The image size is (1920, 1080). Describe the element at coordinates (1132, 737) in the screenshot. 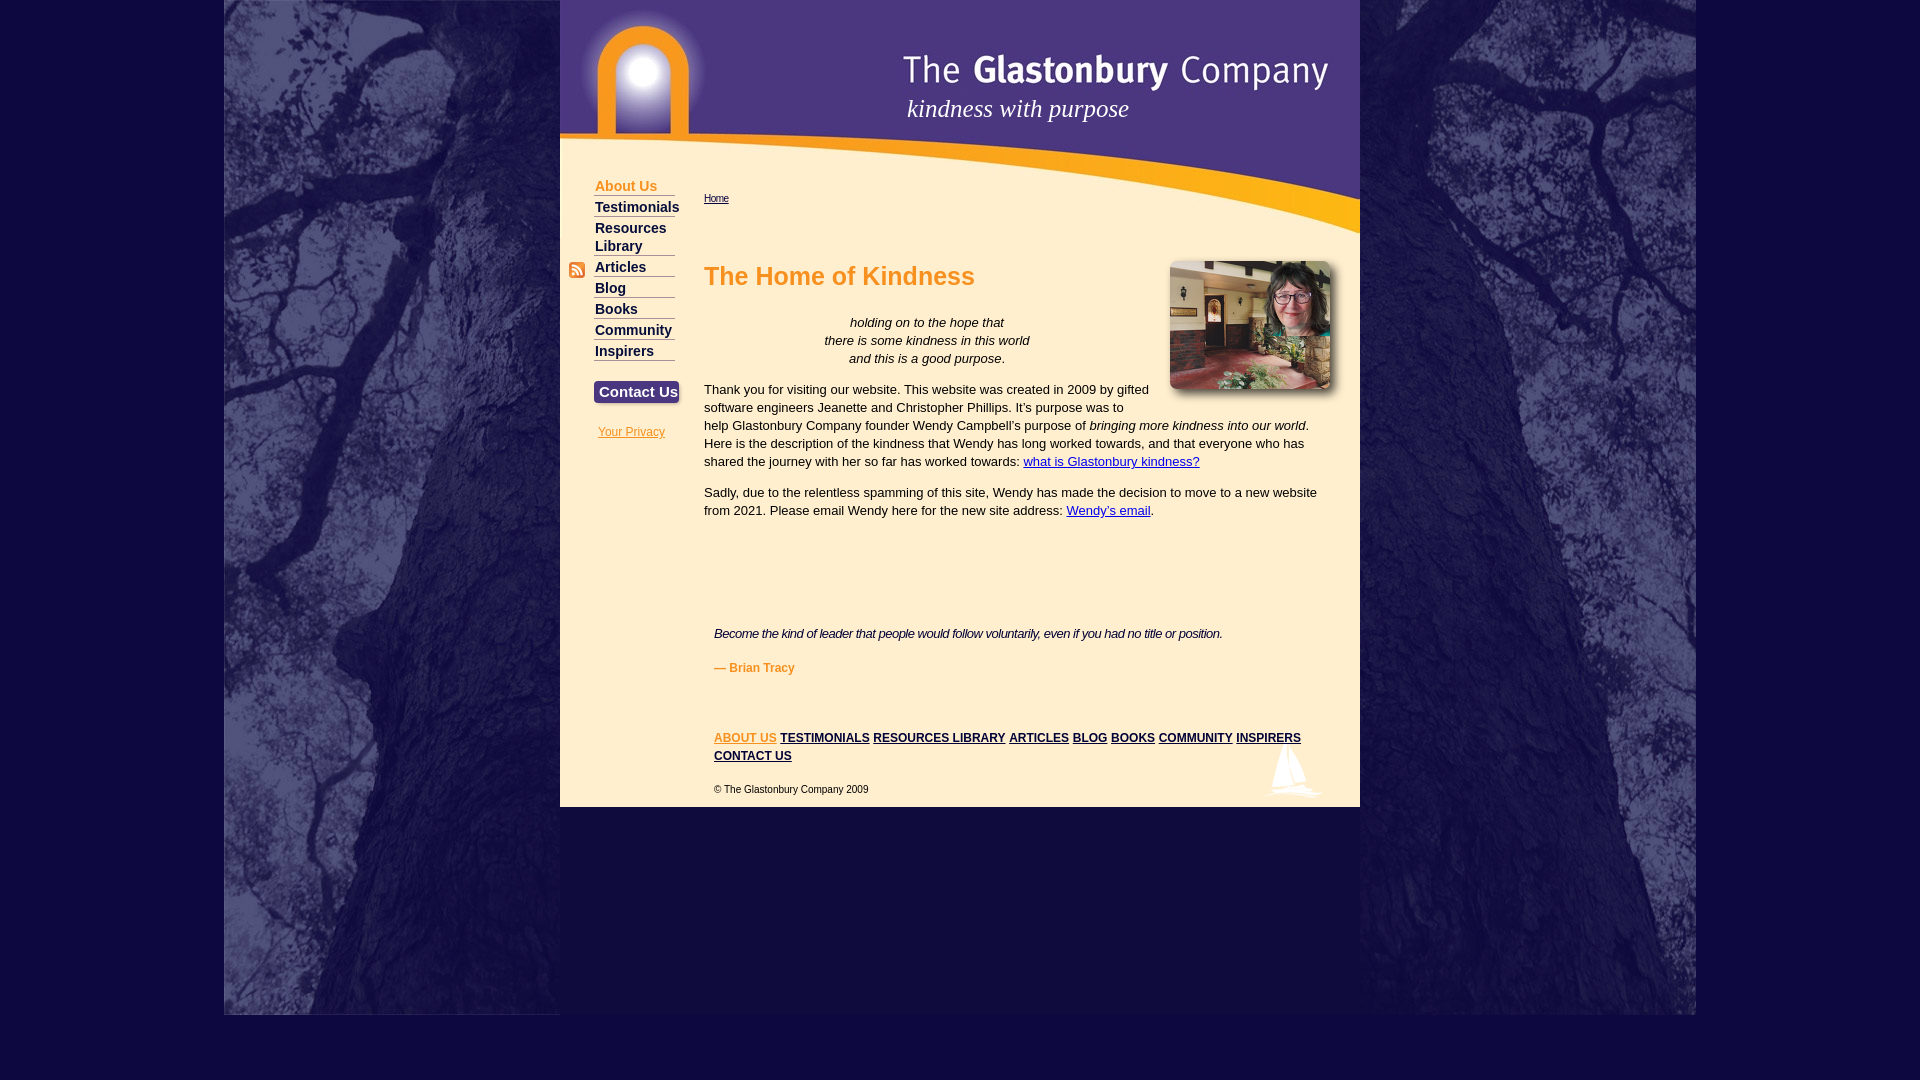

I see `'BOOKS'` at that location.